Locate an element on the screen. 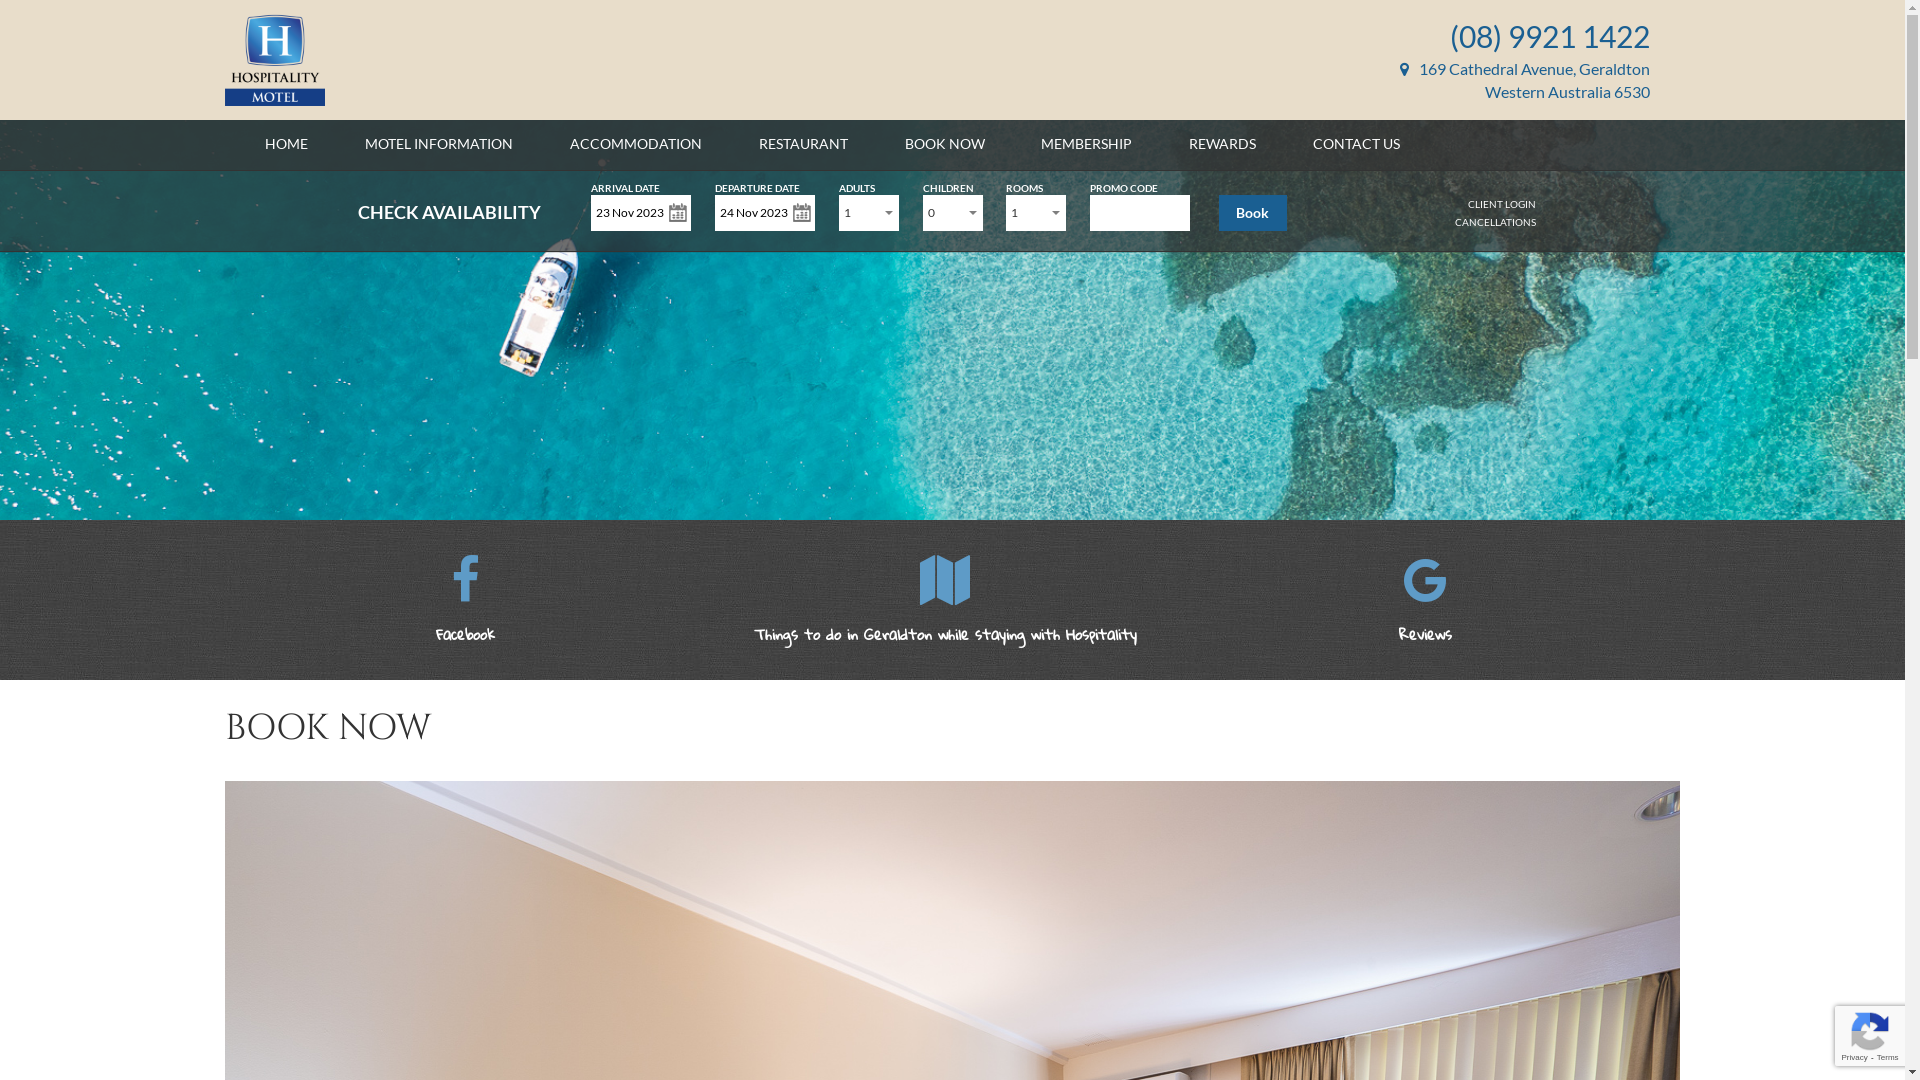 Image resolution: width=1920 pixels, height=1080 pixels. 'ACCOMMODATION' is located at coordinates (569, 142).